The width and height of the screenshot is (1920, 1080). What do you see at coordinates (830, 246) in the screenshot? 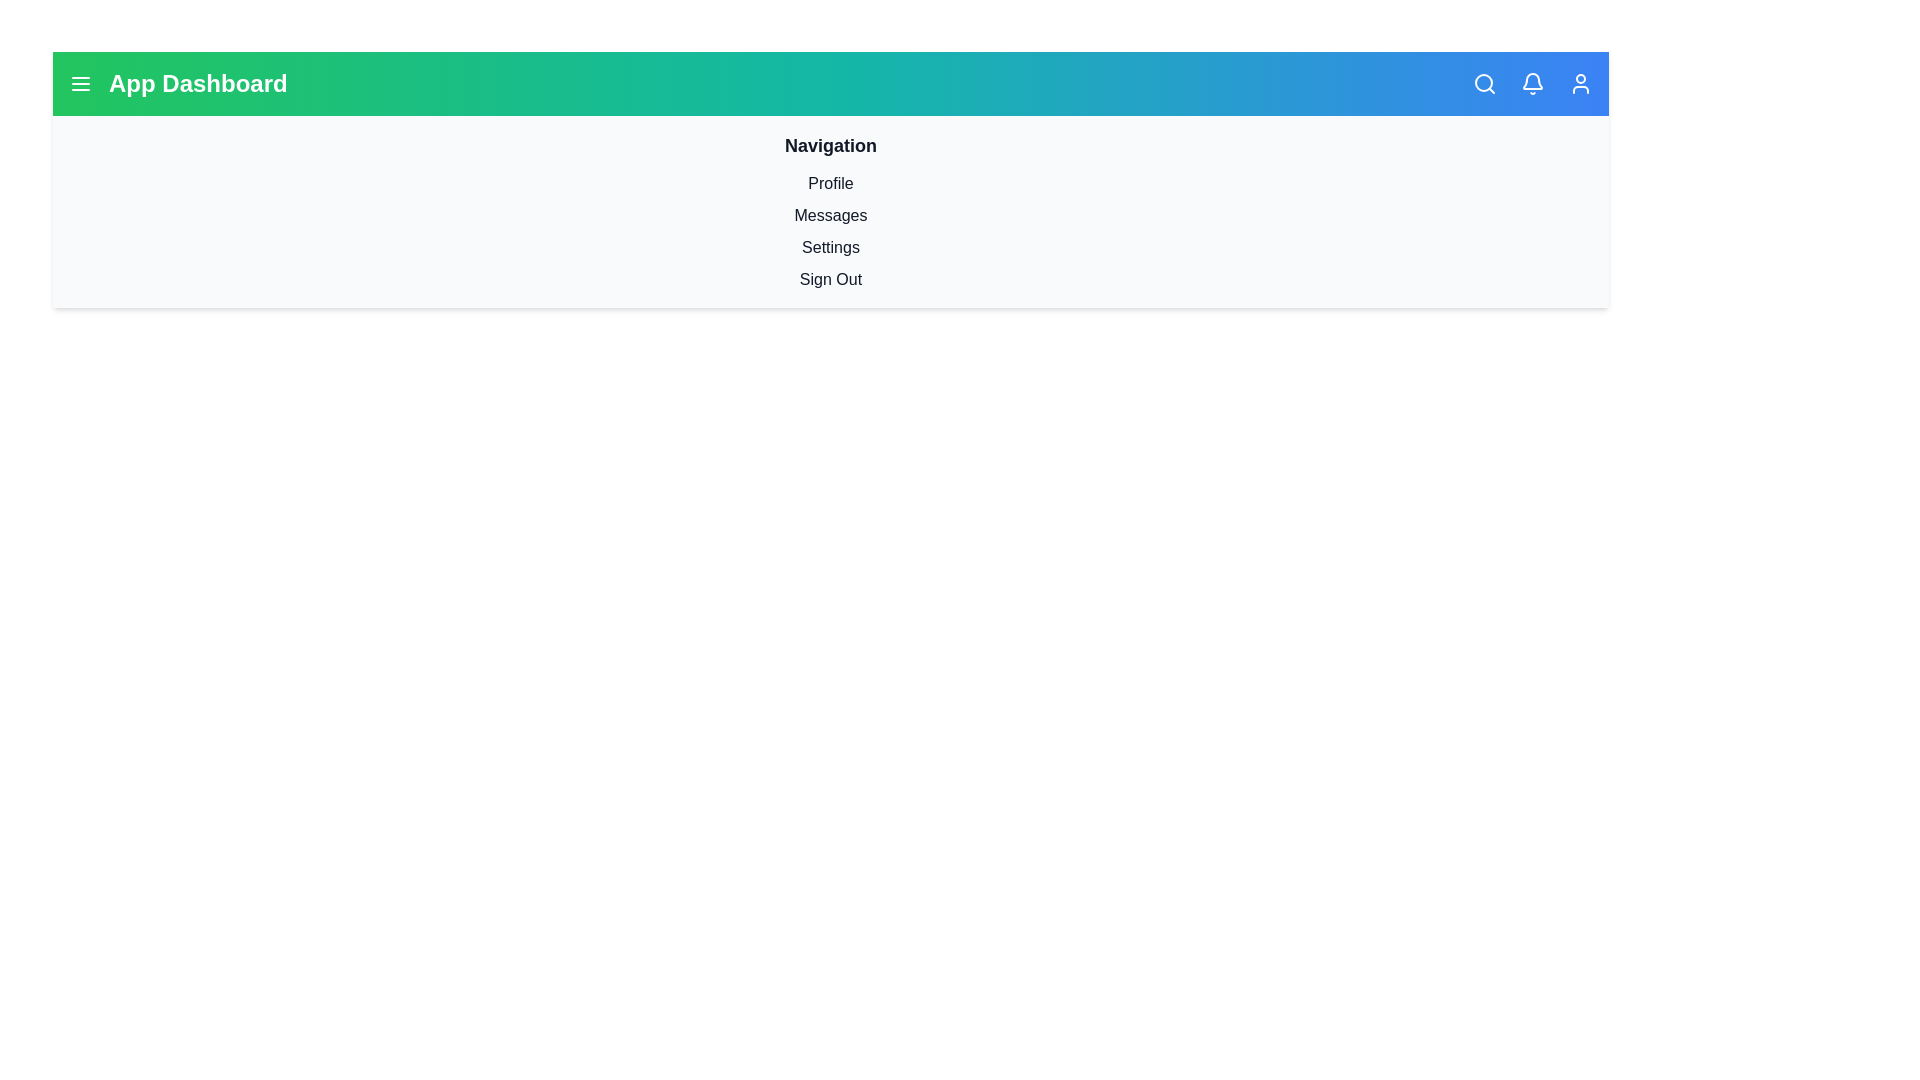
I see `the menu item Settings to observe its hover effect` at bounding box center [830, 246].